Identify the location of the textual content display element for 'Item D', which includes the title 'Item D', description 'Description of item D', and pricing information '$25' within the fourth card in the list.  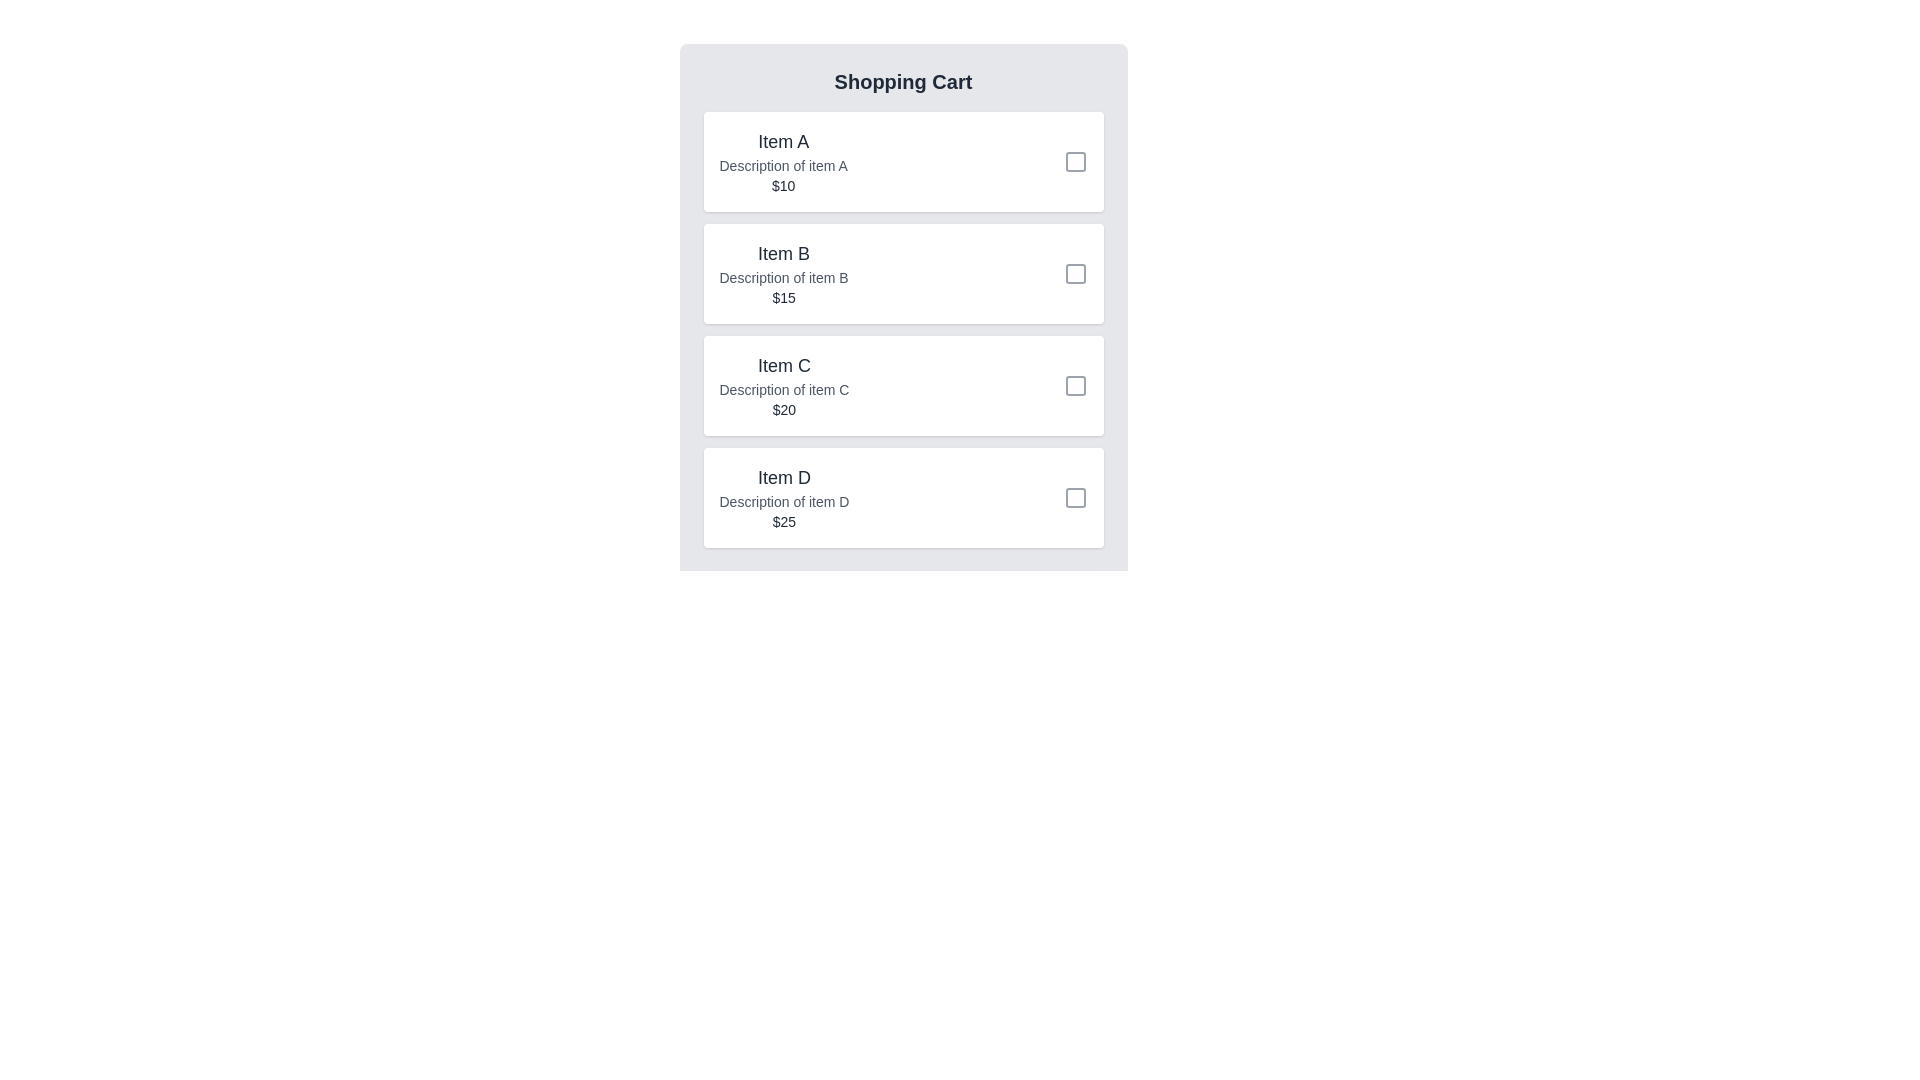
(783, 496).